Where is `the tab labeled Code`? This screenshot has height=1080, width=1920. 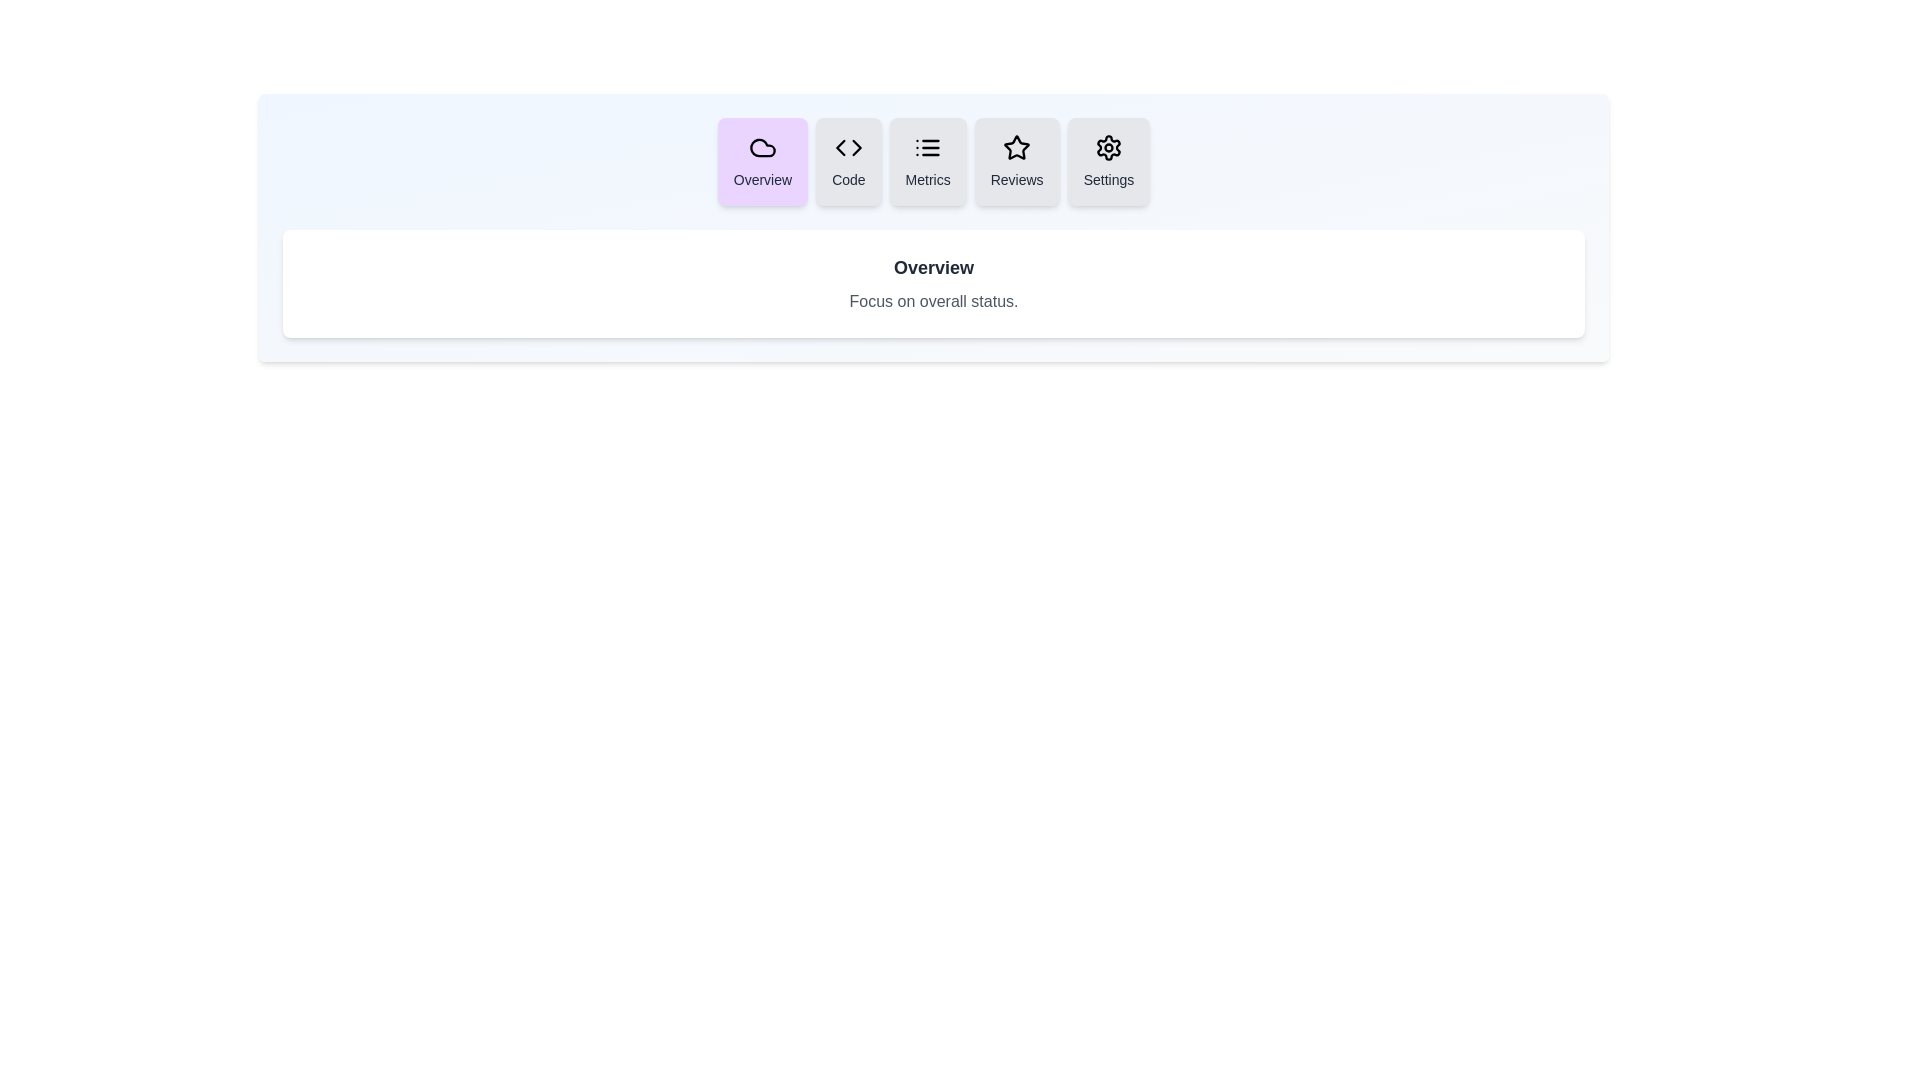
the tab labeled Code is located at coordinates (848, 161).